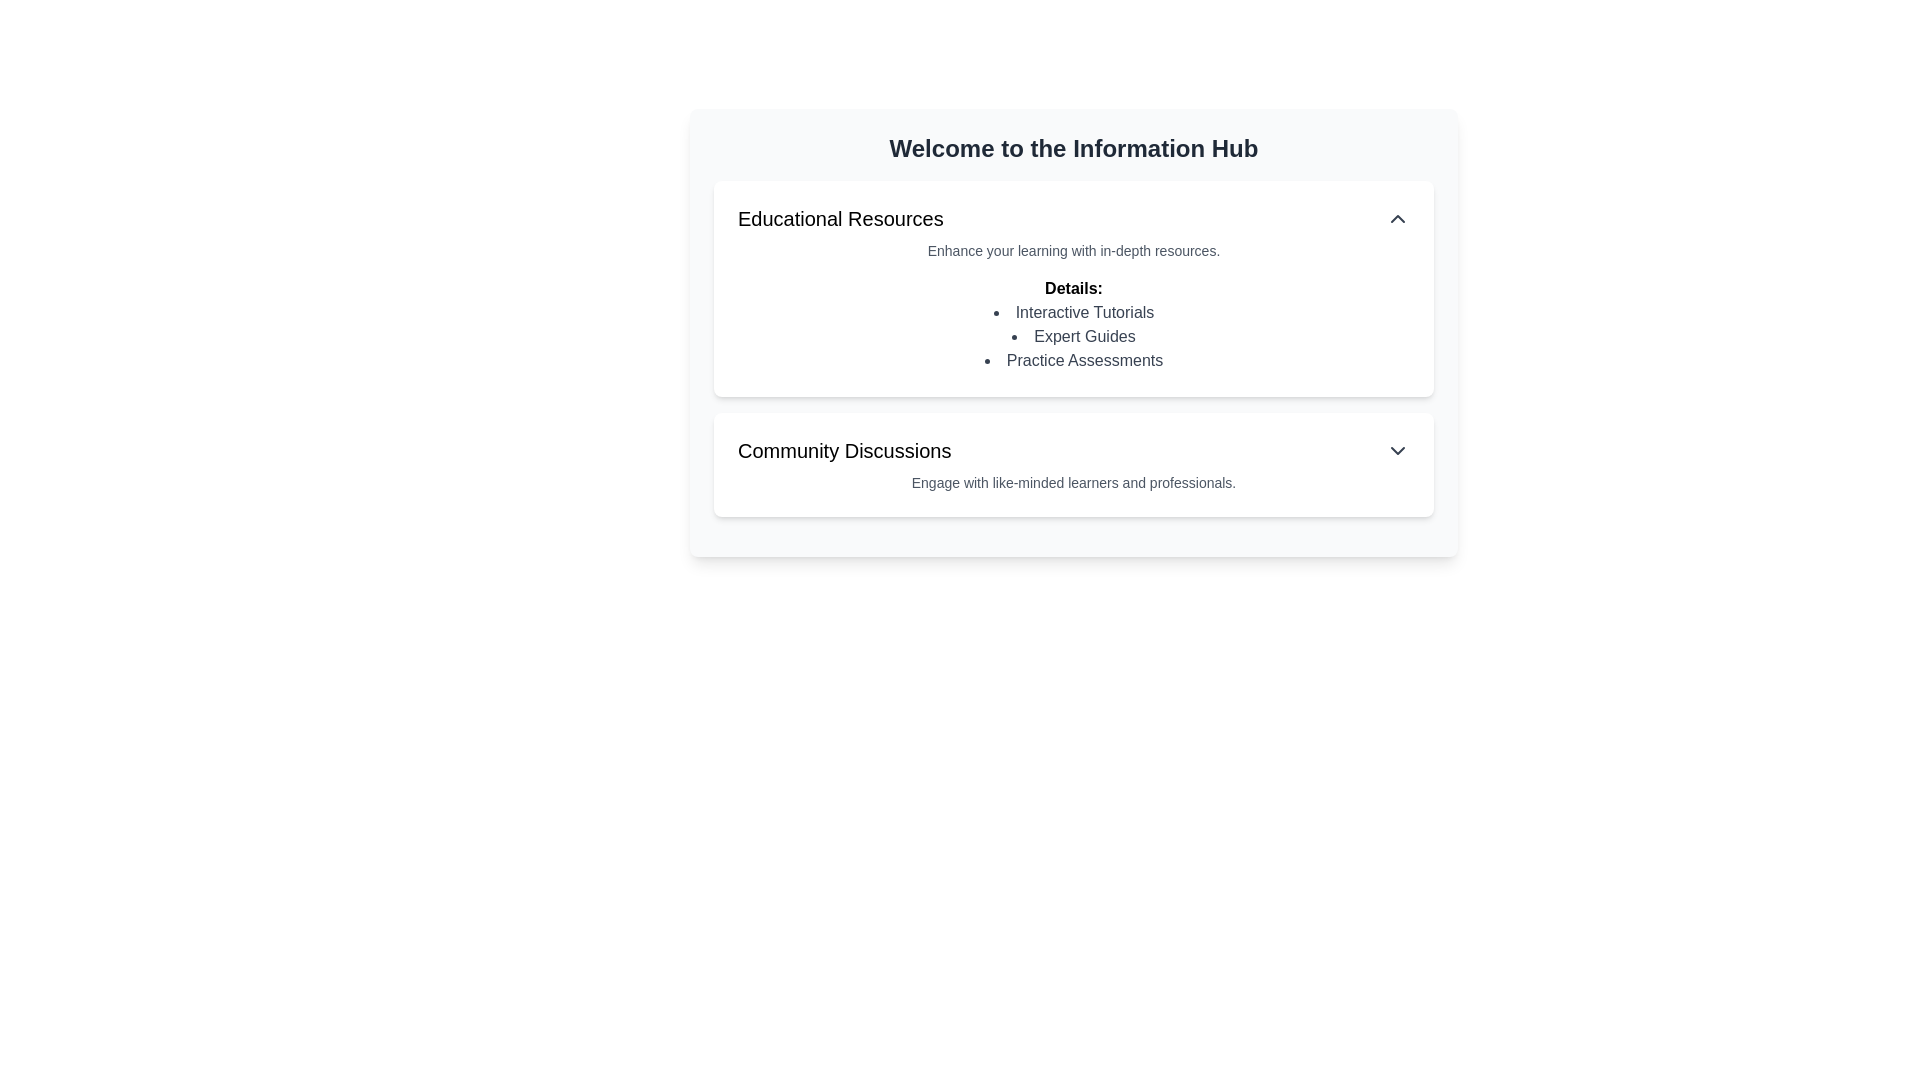 This screenshot has height=1080, width=1920. I want to click on the 'Community Discussions' dropdown trigger element, which is located in the second card below the main title 'Welcome to the Information Hub.', so click(1073, 451).